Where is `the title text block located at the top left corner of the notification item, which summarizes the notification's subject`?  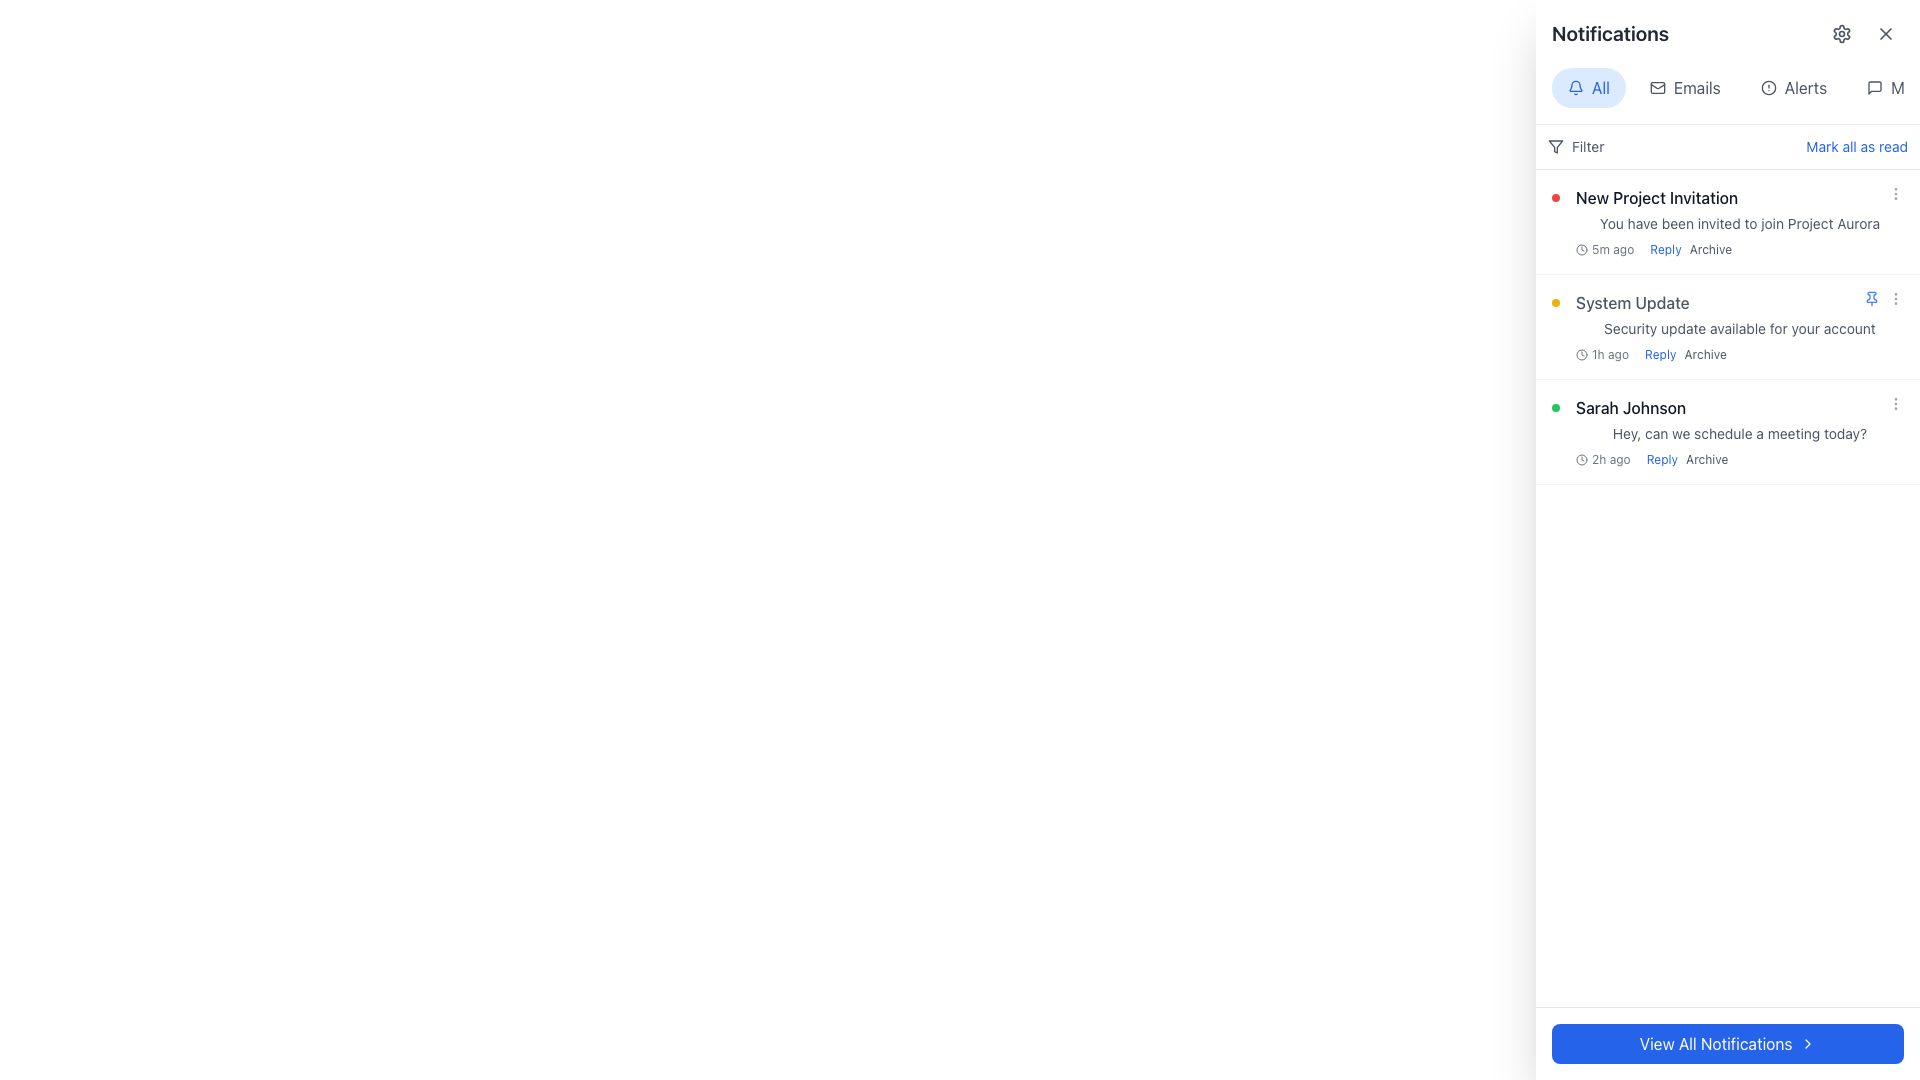 the title text block located at the top left corner of the notification item, which summarizes the notification's subject is located at coordinates (1657, 197).